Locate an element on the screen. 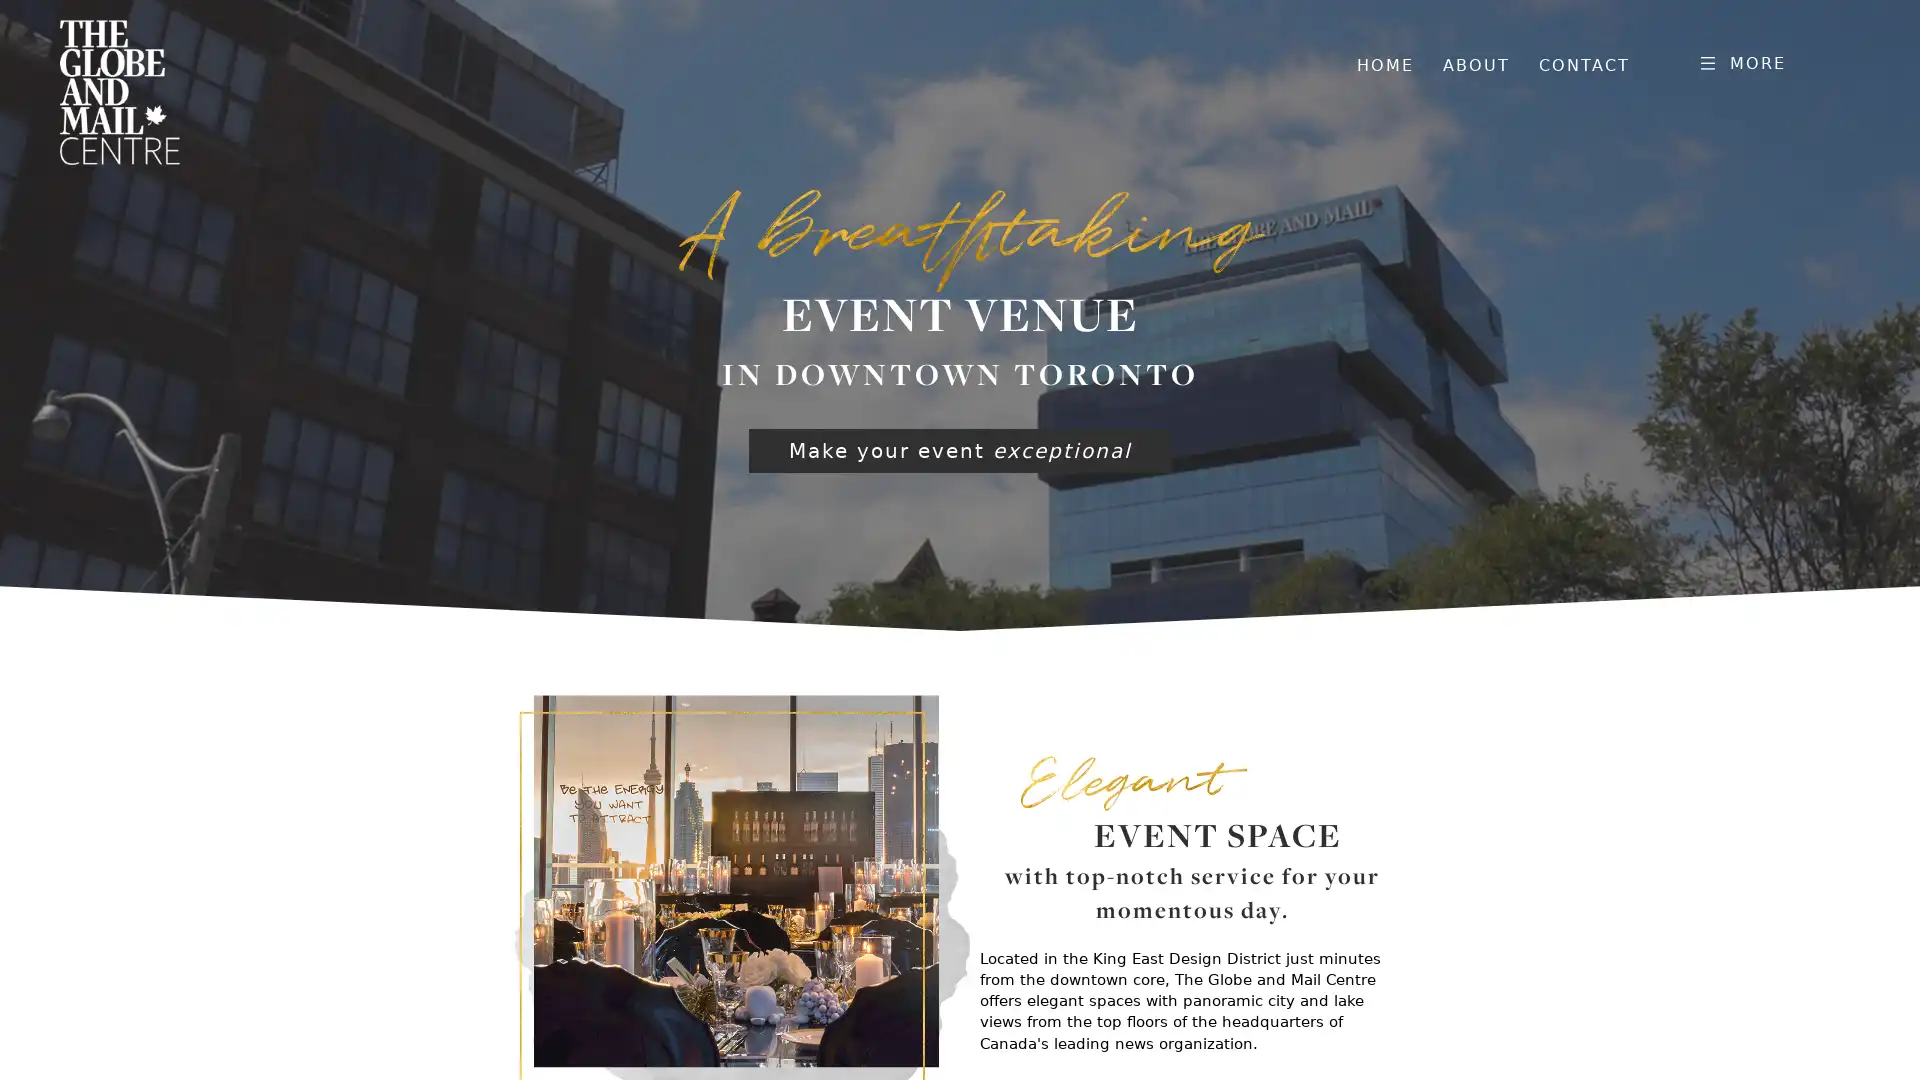  more is located at coordinates (1740, 60).